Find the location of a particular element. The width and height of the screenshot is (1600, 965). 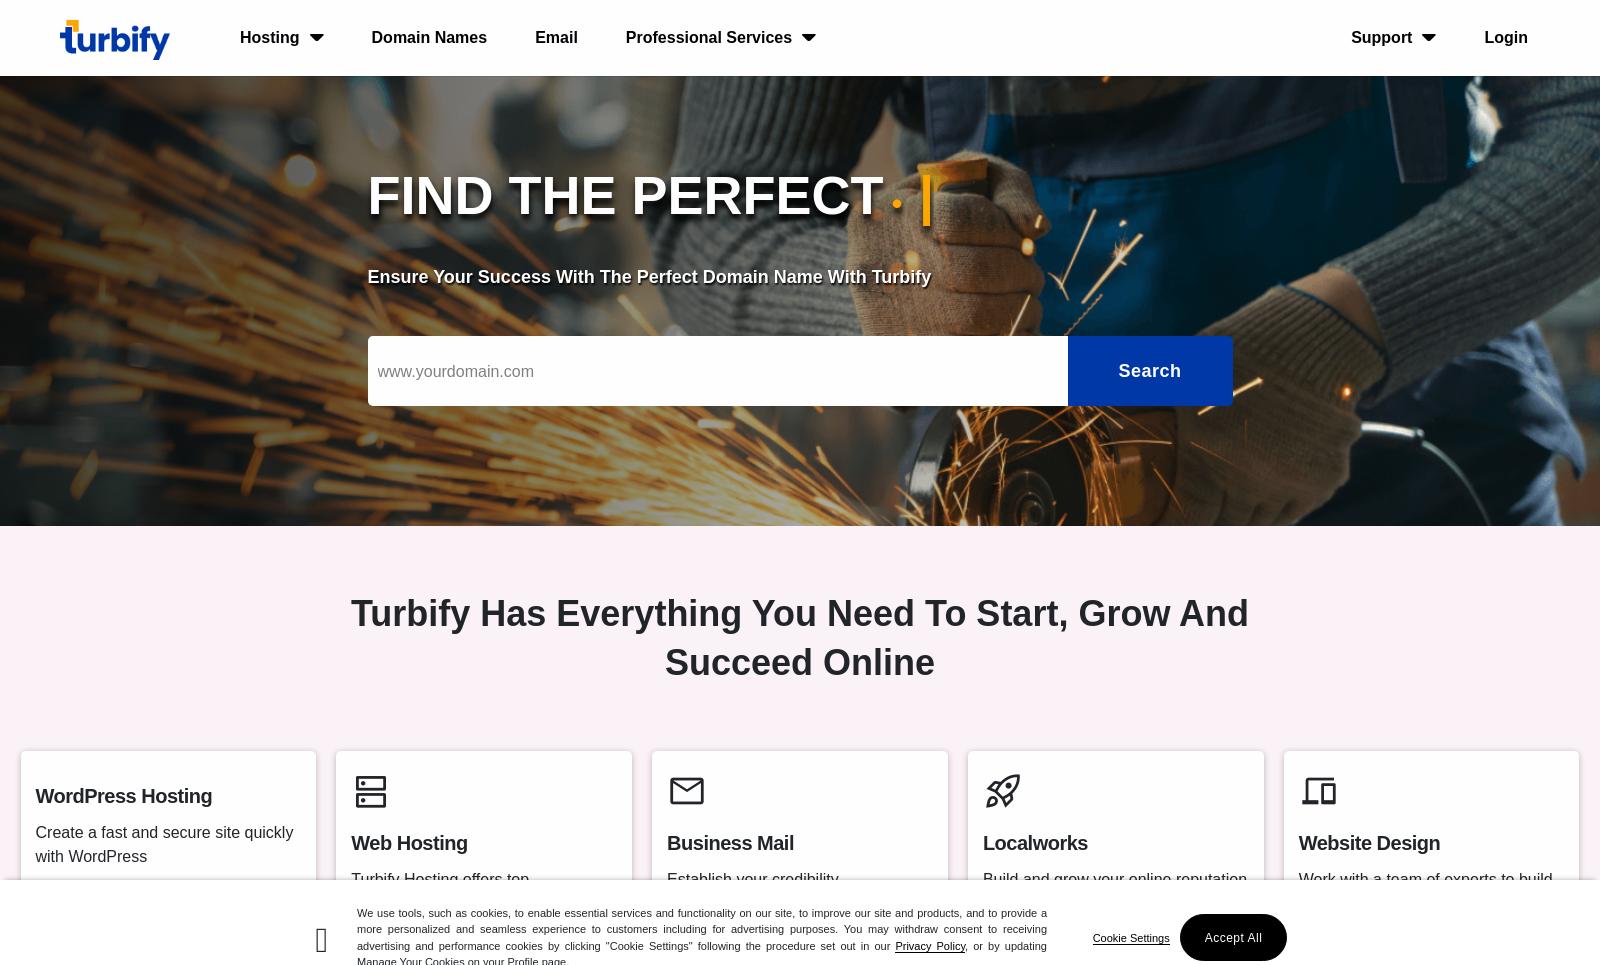

'Localworks' is located at coordinates (1034, 842).